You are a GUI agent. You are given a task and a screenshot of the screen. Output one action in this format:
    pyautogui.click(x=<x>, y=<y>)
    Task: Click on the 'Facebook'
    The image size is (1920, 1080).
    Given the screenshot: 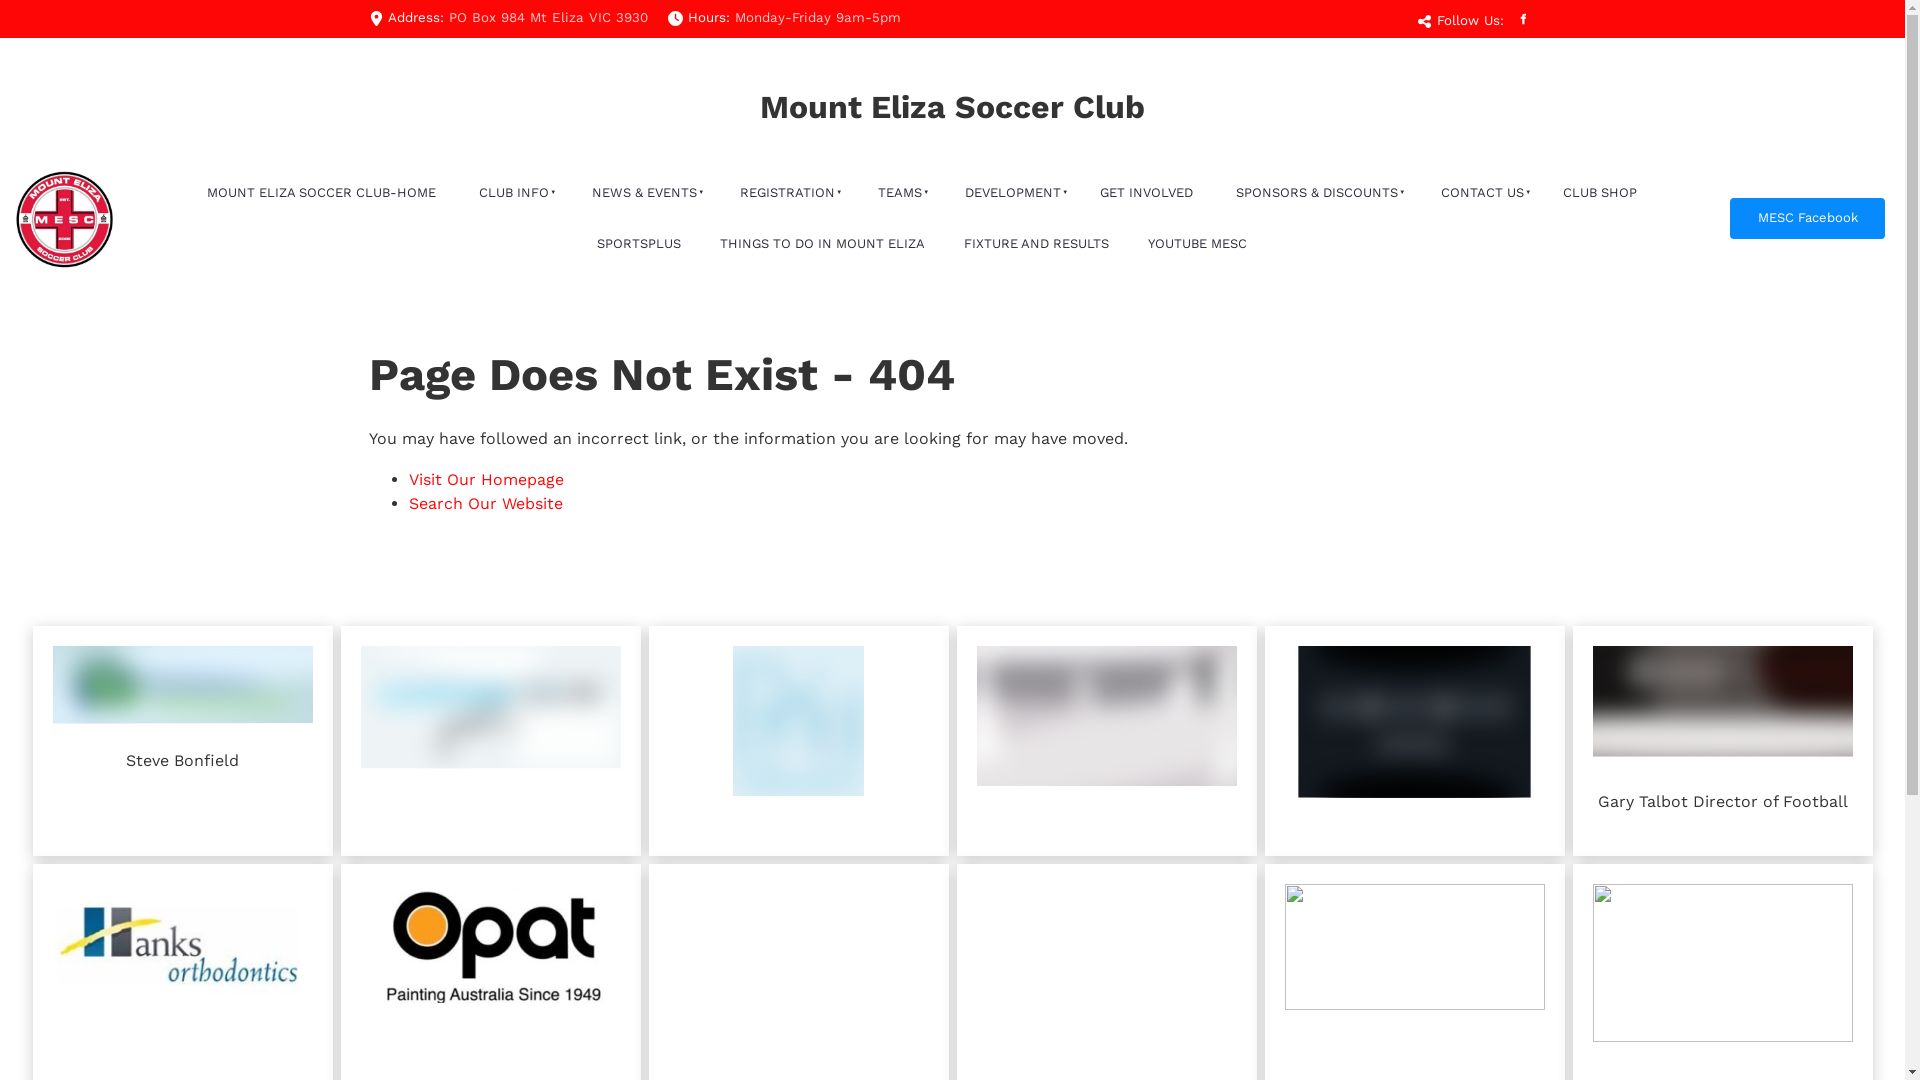 What is the action you would take?
    pyautogui.click(x=1520, y=19)
    